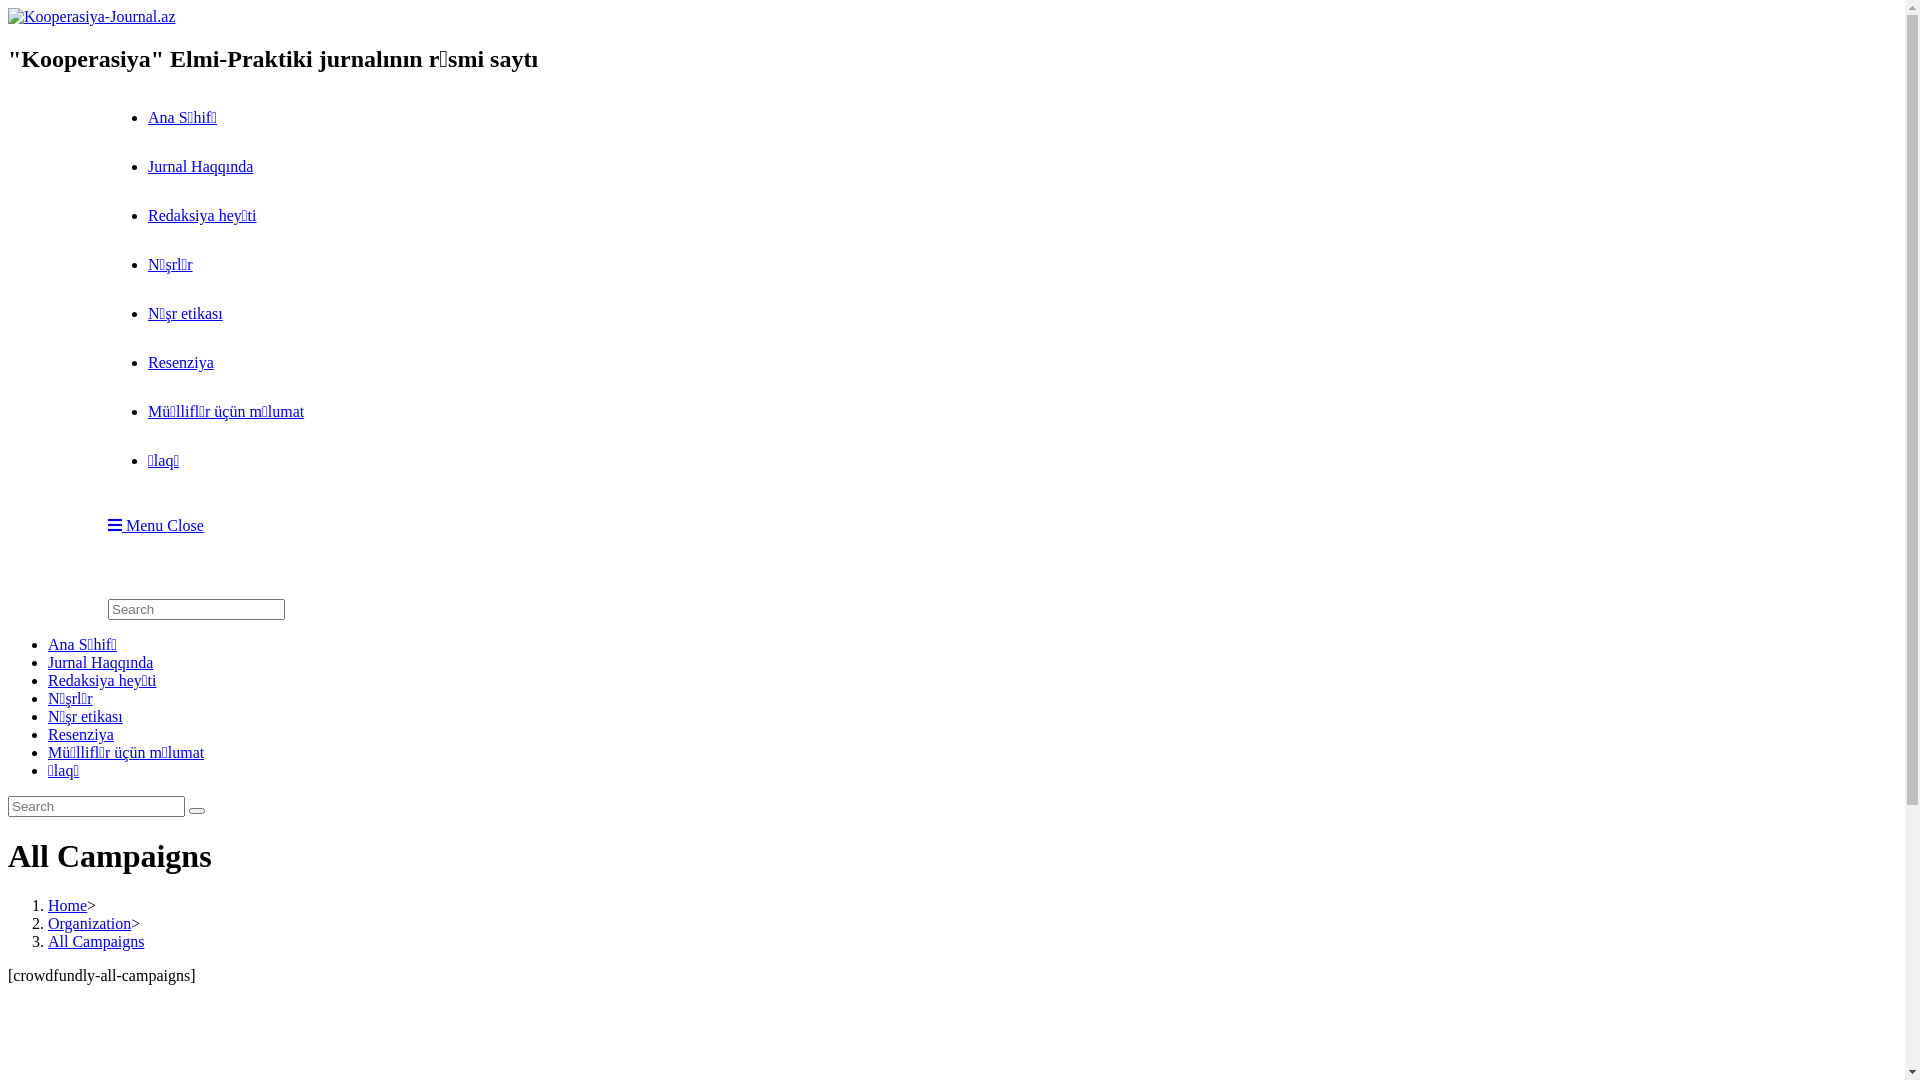 The height and width of the screenshot is (1080, 1920). What do you see at coordinates (48, 905) in the screenshot?
I see `'Home'` at bounding box center [48, 905].